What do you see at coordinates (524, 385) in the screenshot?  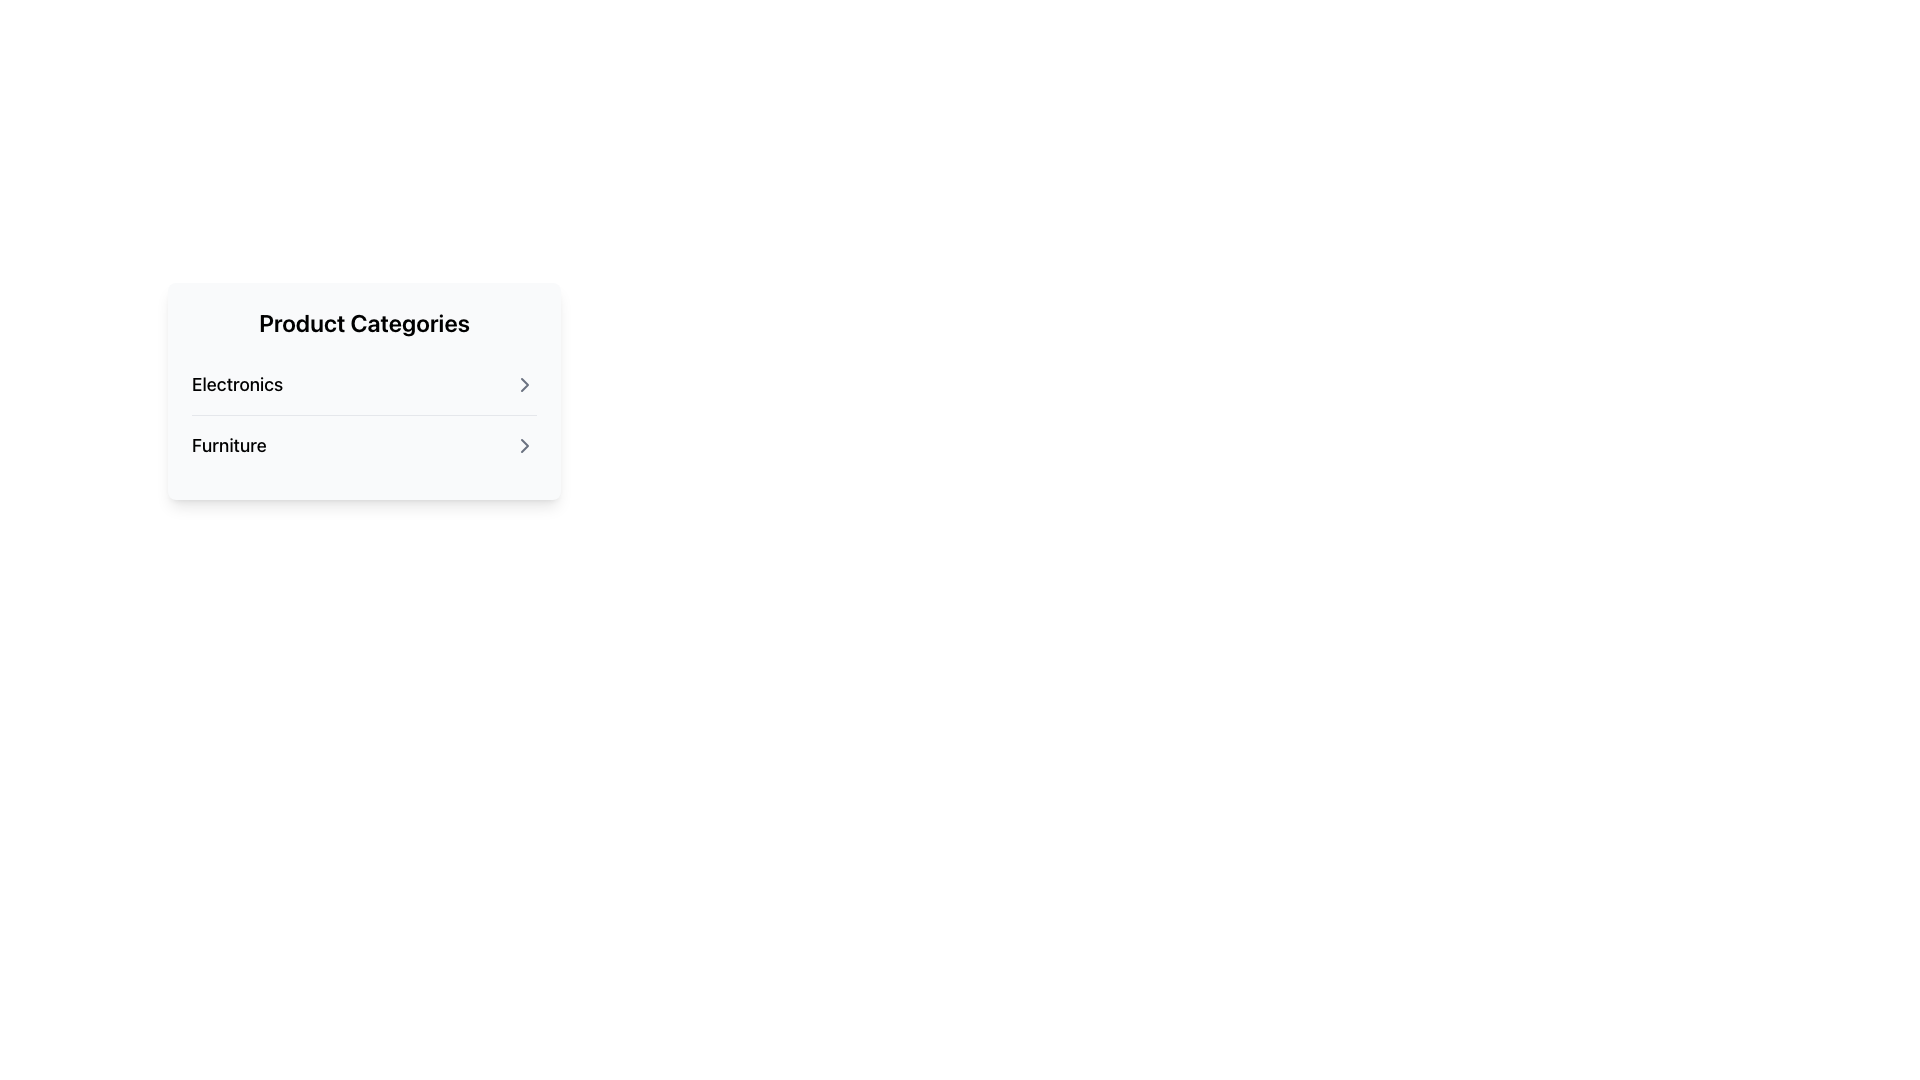 I see `the chevron arrow button located immediately to the right of the 'Electronics' label in the 'Product Categories' section` at bounding box center [524, 385].